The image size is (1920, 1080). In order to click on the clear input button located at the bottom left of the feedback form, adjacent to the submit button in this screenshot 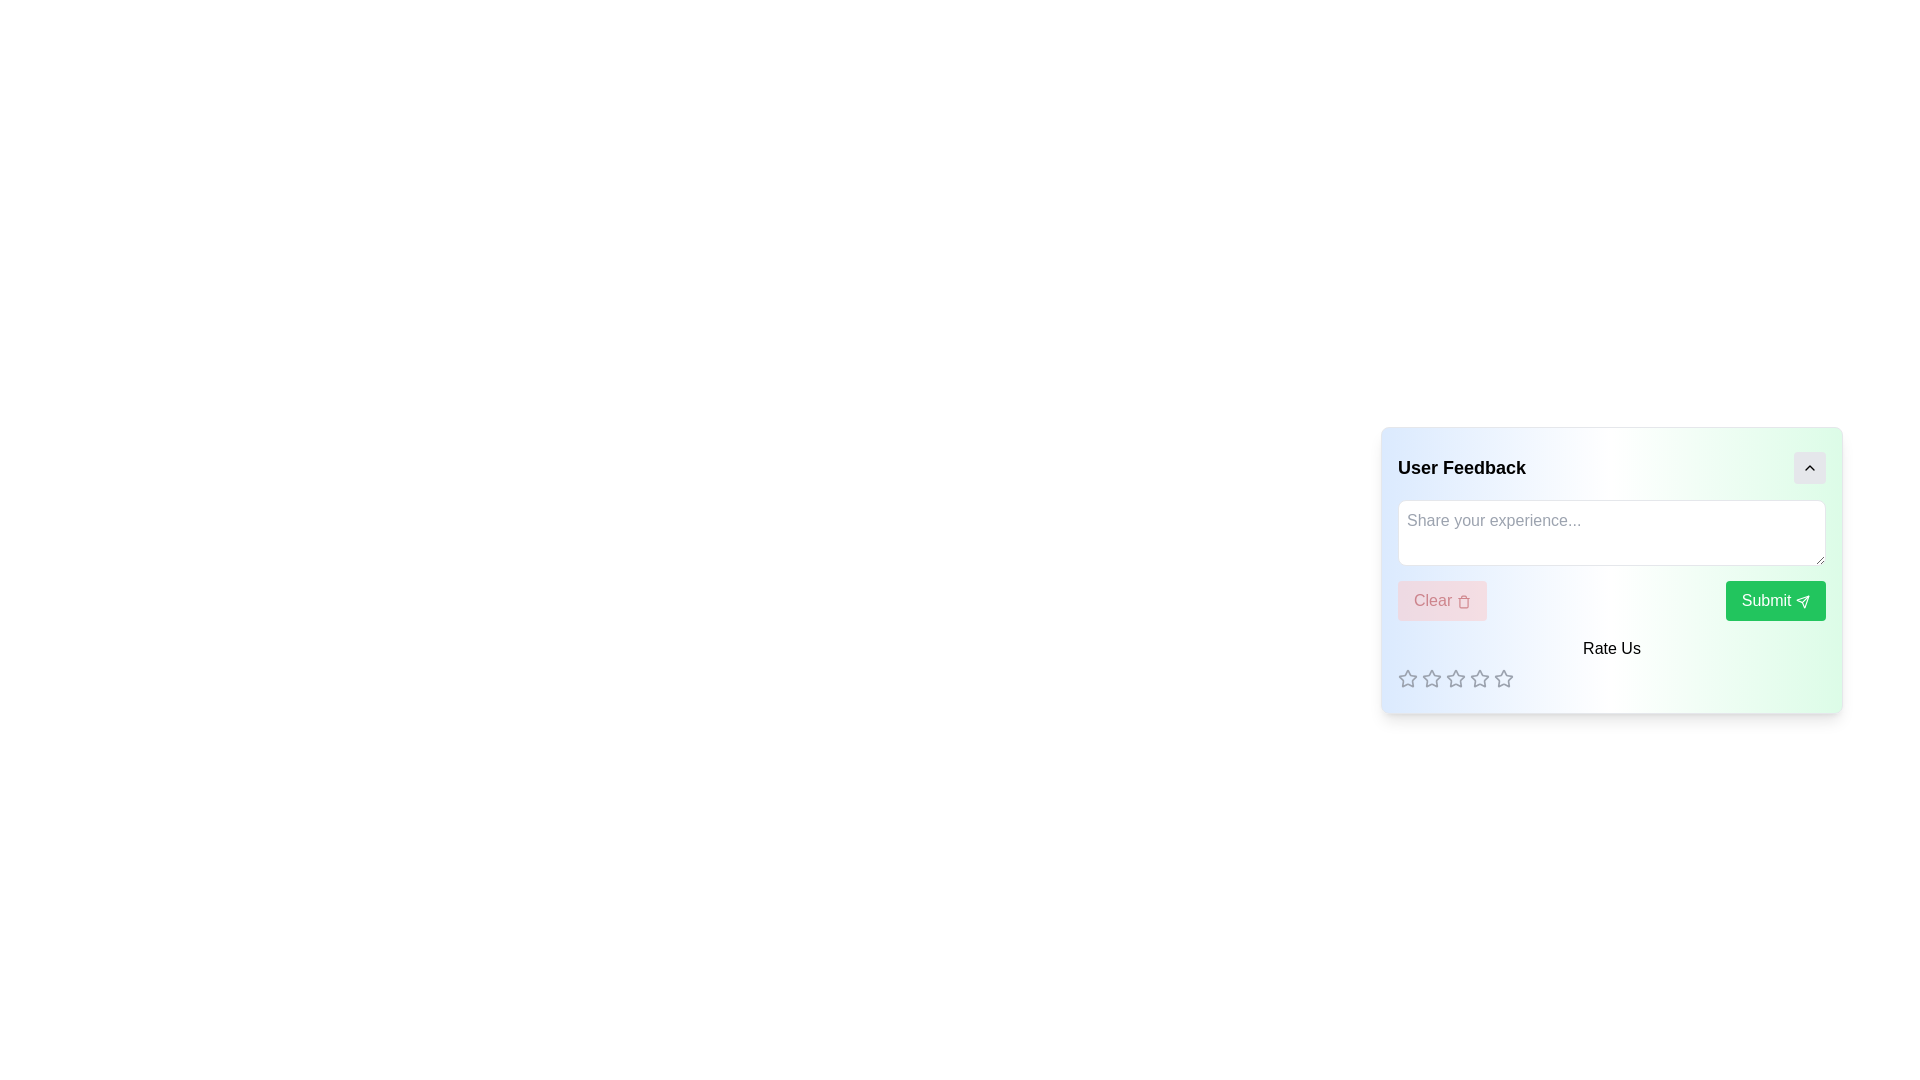, I will do `click(1442, 600)`.